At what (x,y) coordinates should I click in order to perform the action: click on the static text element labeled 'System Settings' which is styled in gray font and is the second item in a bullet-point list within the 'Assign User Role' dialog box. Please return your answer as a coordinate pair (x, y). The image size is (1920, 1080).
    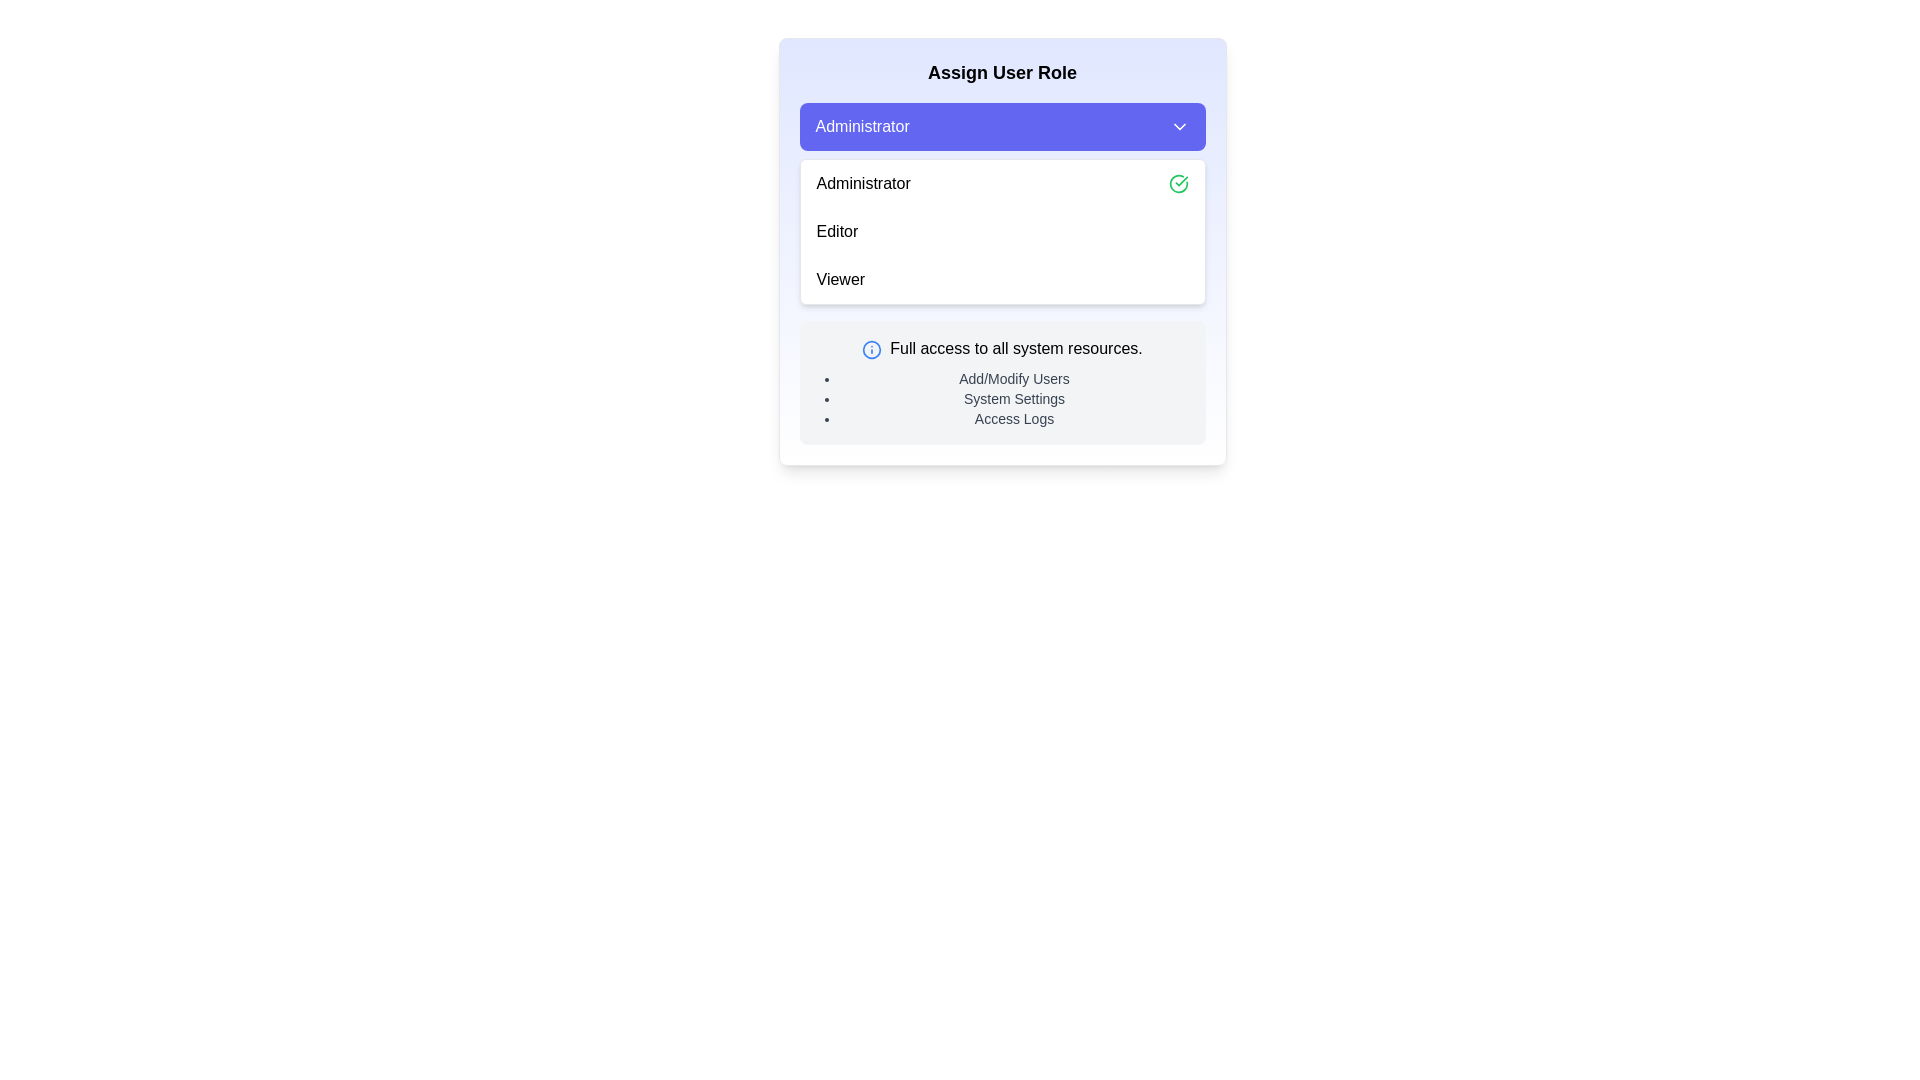
    Looking at the image, I should click on (1014, 398).